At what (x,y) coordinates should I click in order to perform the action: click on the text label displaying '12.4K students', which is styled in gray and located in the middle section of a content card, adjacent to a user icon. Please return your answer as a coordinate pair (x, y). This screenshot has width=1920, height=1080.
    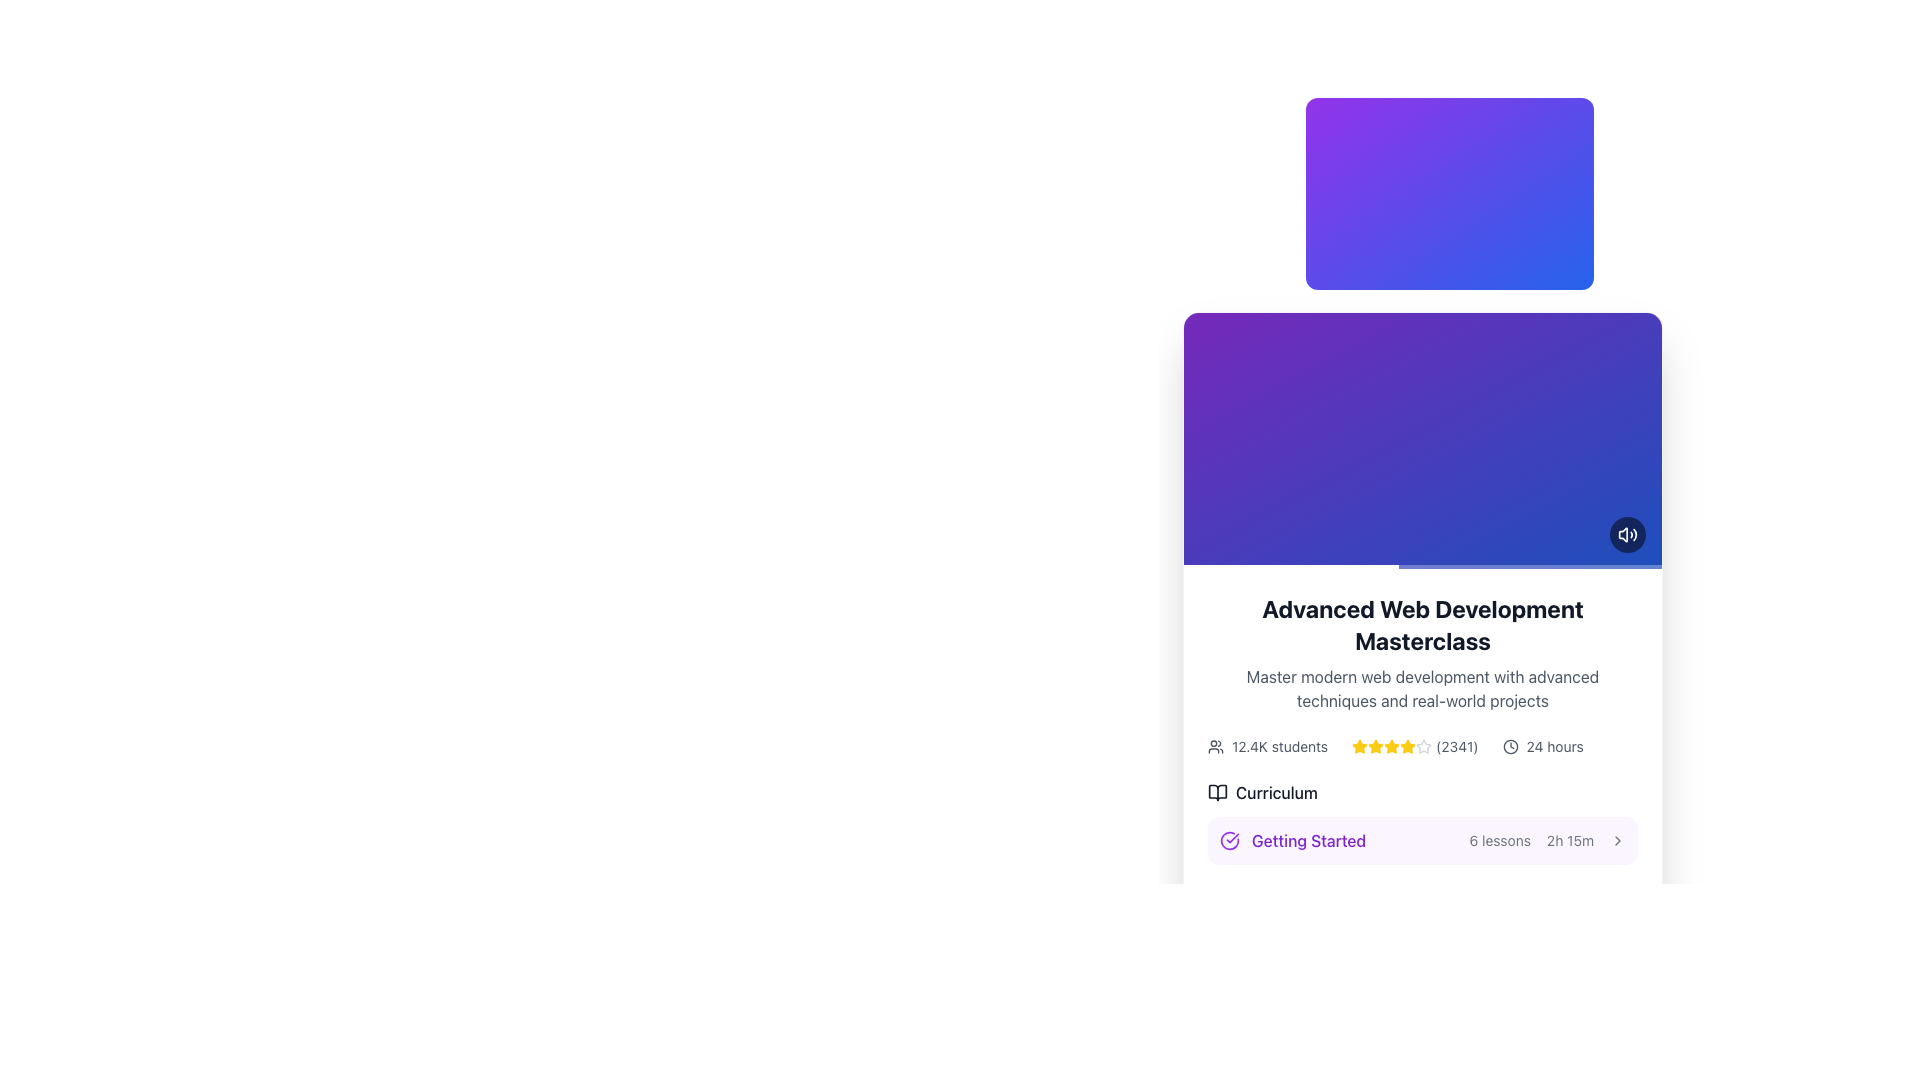
    Looking at the image, I should click on (1280, 747).